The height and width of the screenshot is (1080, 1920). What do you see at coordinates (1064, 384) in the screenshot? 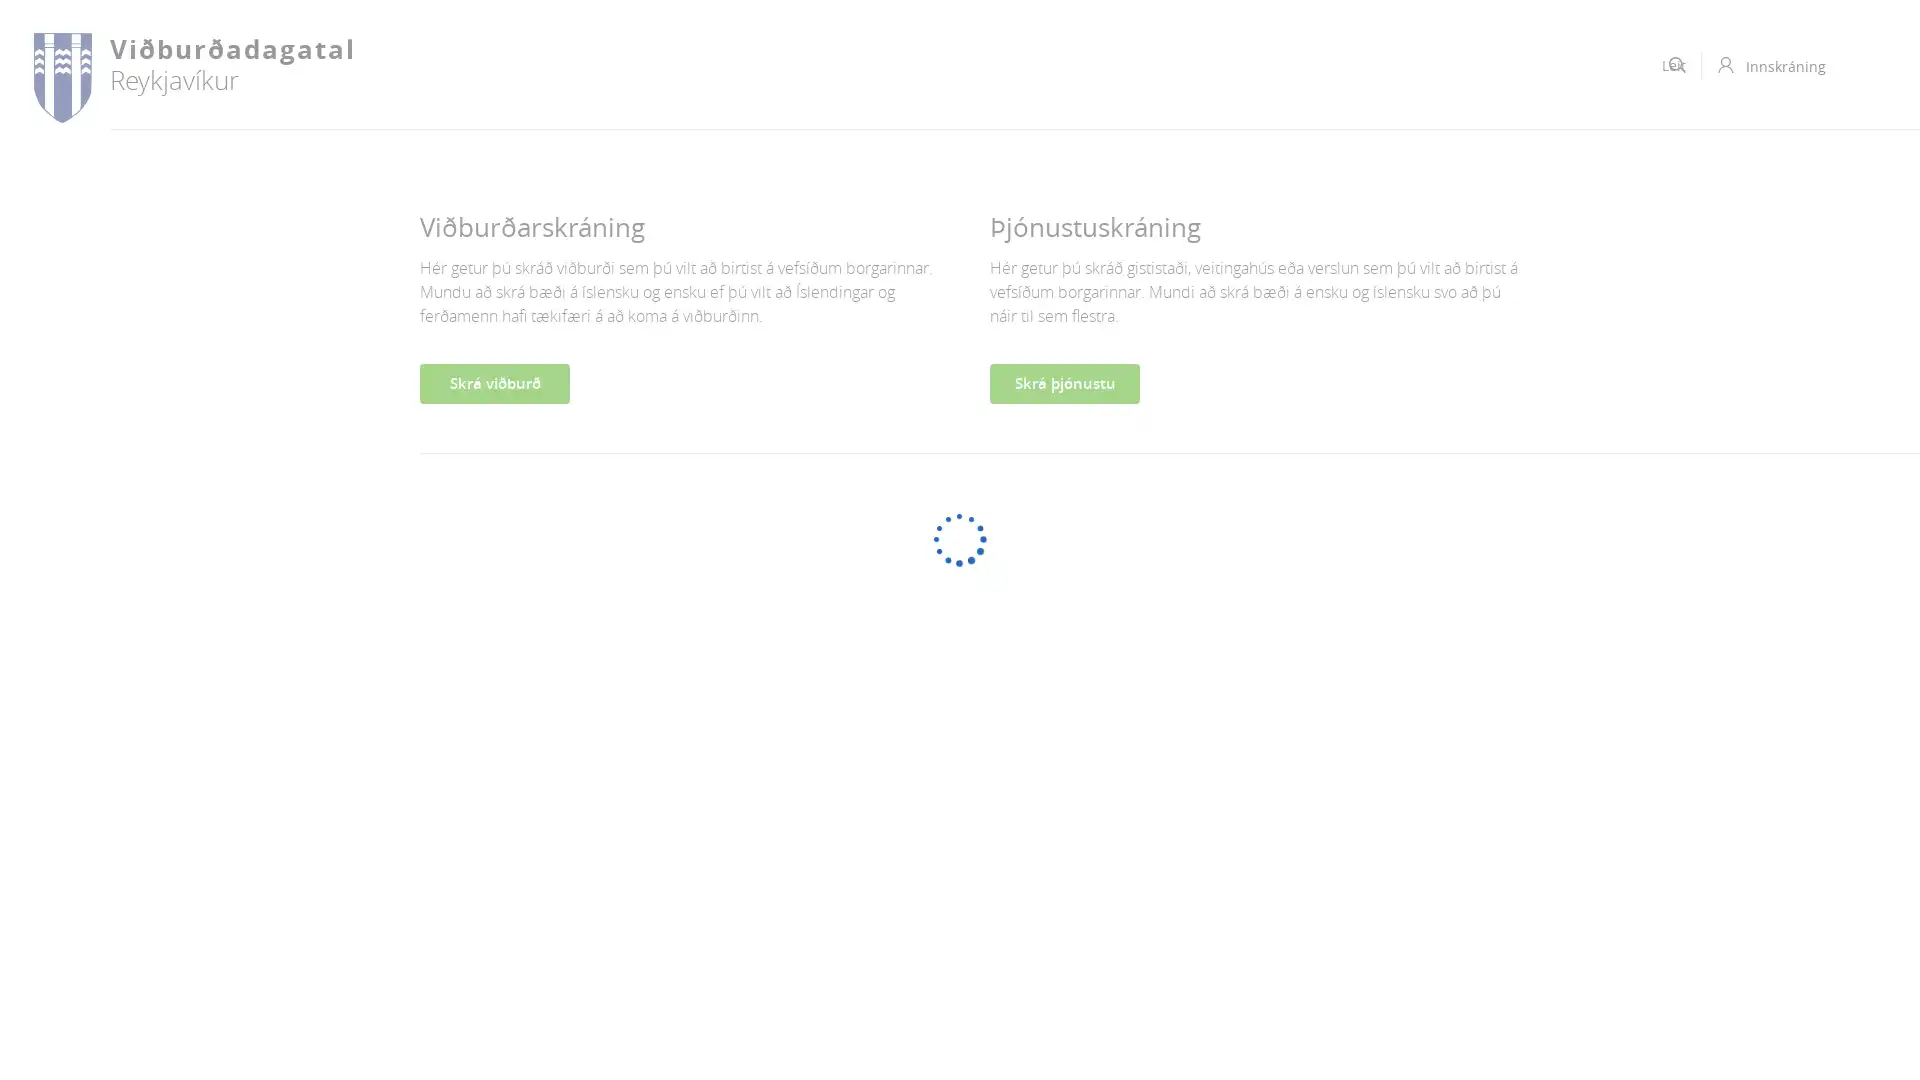
I see `Skra jonustu` at bounding box center [1064, 384].